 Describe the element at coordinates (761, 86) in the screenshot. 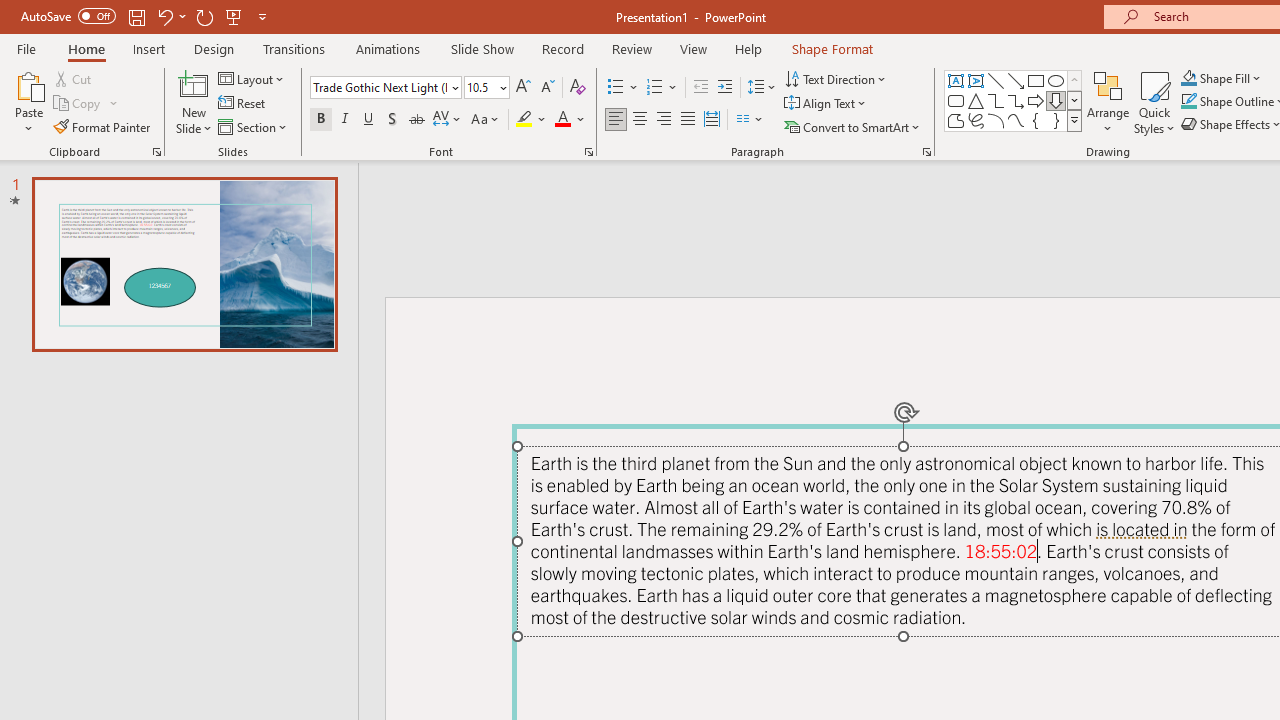

I see `'Line Spacing'` at that location.